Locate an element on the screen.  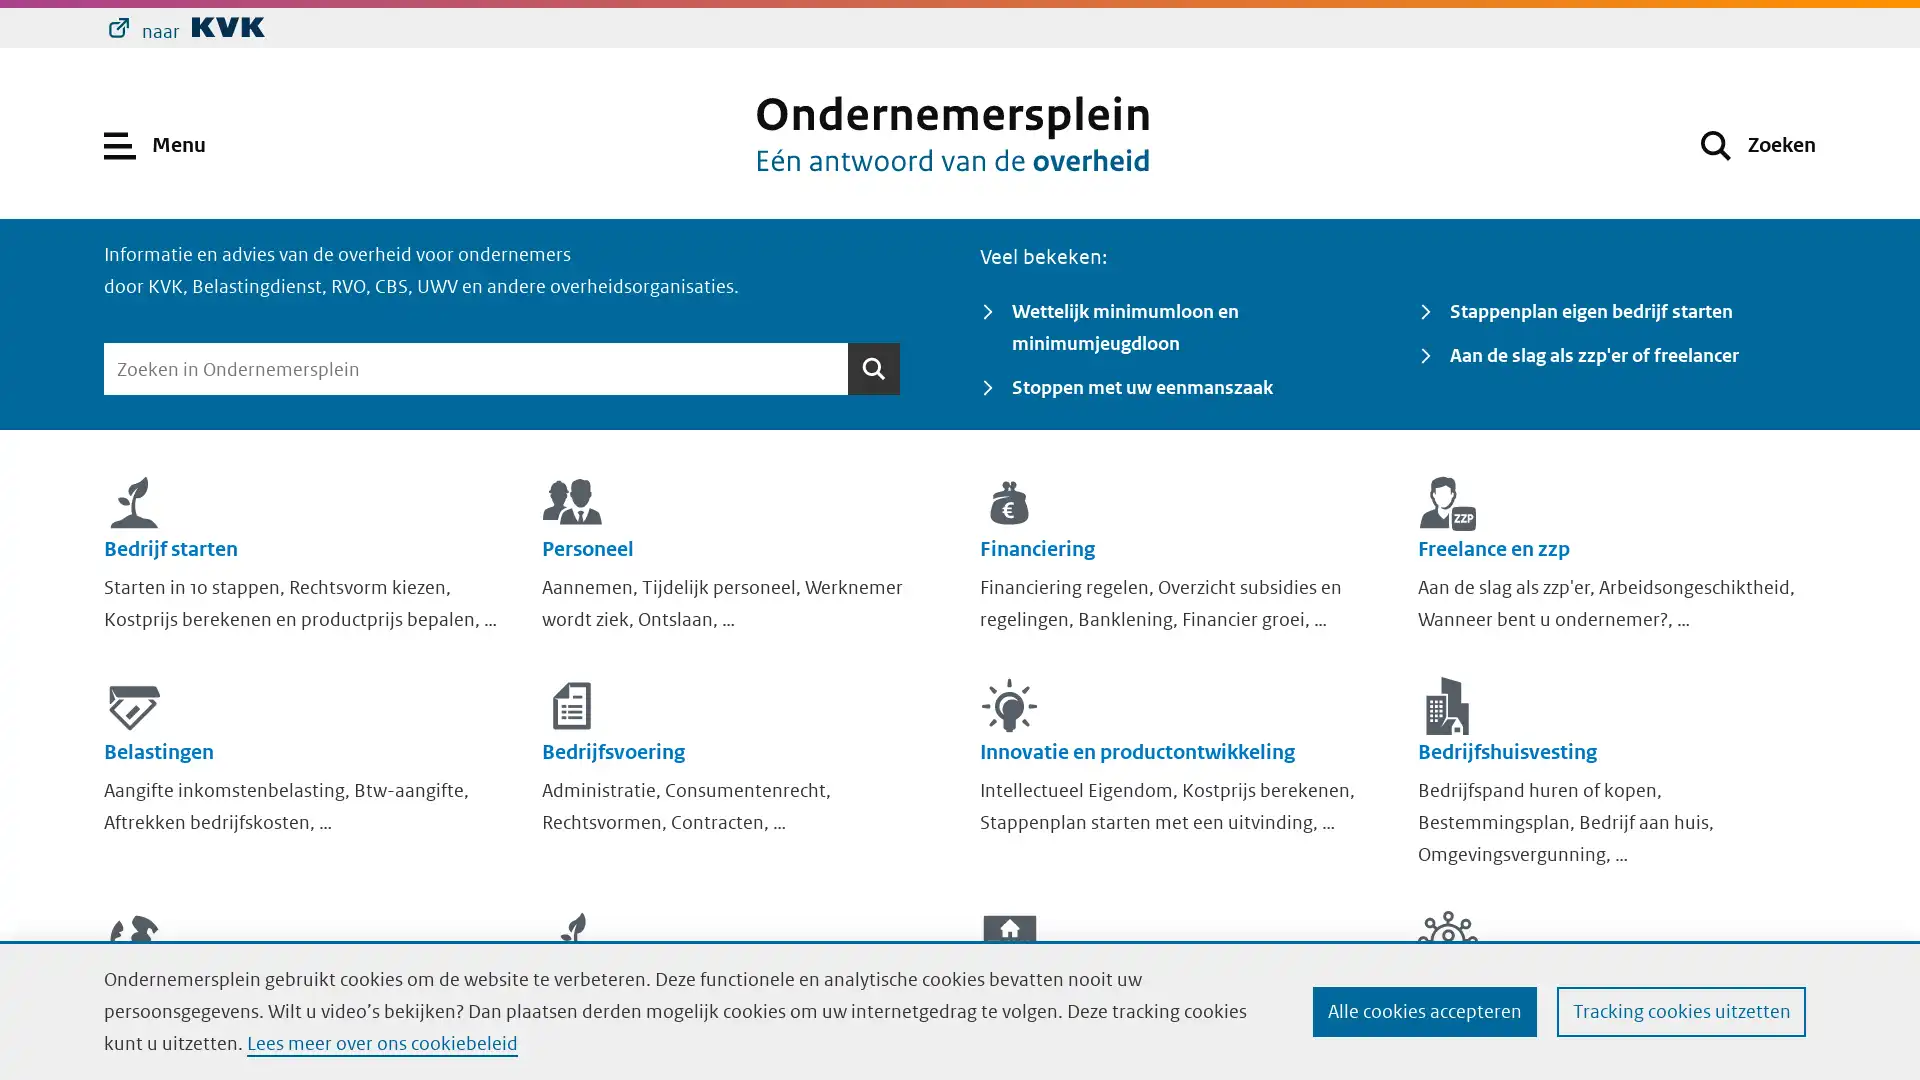
Alle cookies accepteren is located at coordinates (1424, 1011).